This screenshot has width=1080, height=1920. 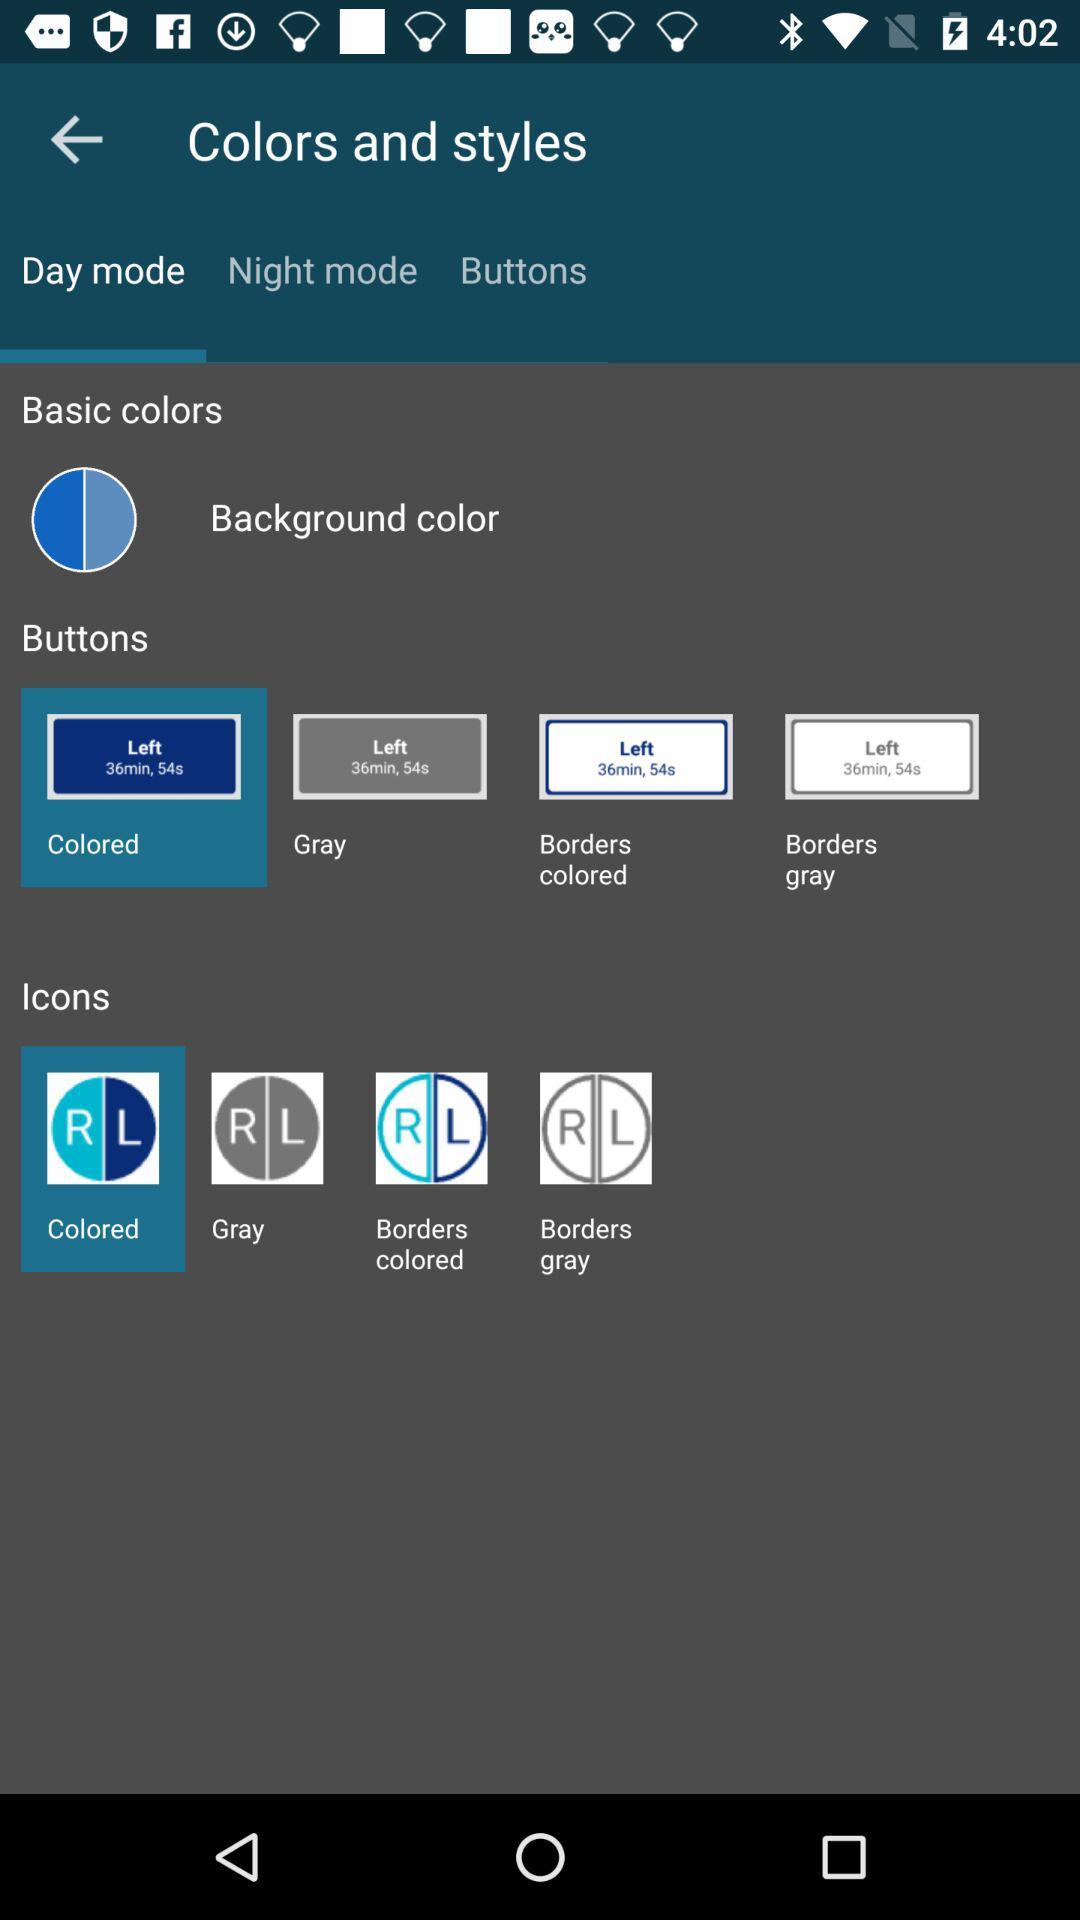 What do you see at coordinates (75, 138) in the screenshot?
I see `go back` at bounding box center [75, 138].